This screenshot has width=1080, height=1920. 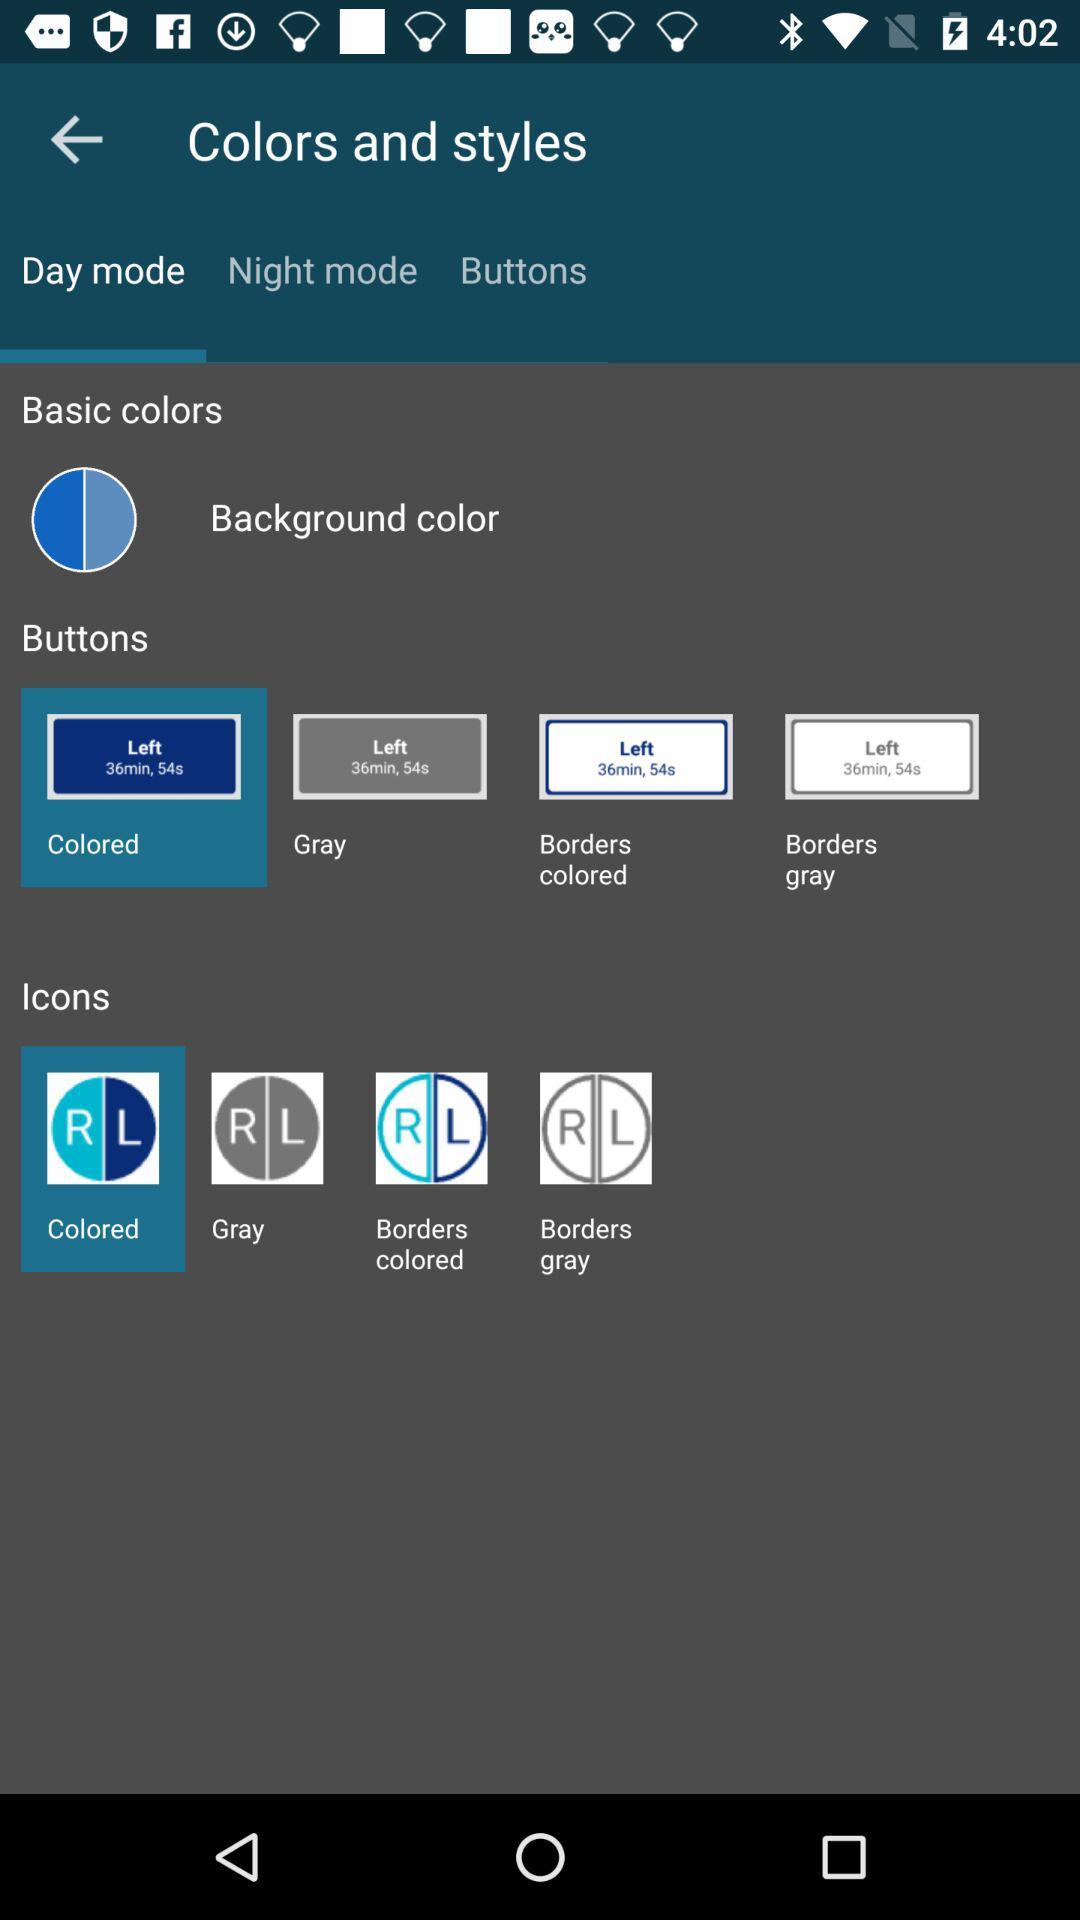 What do you see at coordinates (75, 138) in the screenshot?
I see `go back` at bounding box center [75, 138].